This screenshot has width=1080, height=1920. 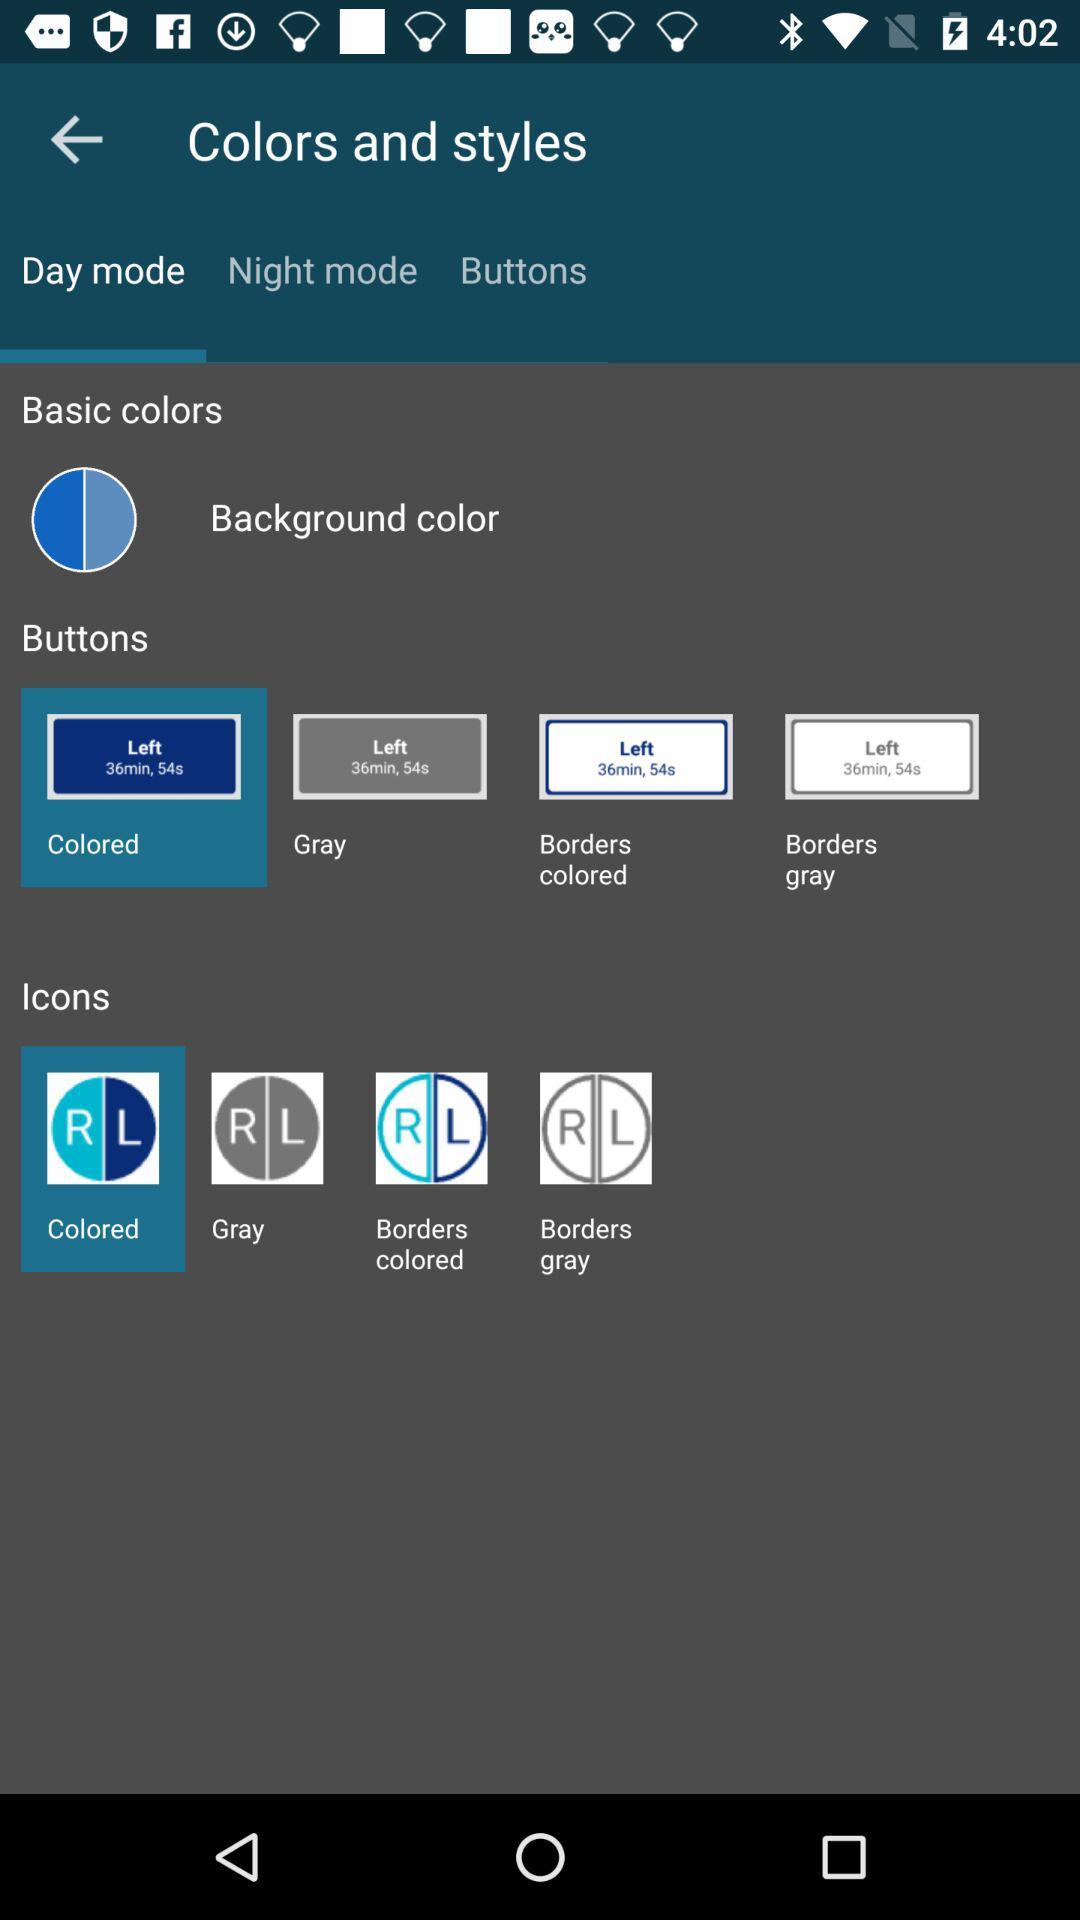 What do you see at coordinates (75, 138) in the screenshot?
I see `go back` at bounding box center [75, 138].